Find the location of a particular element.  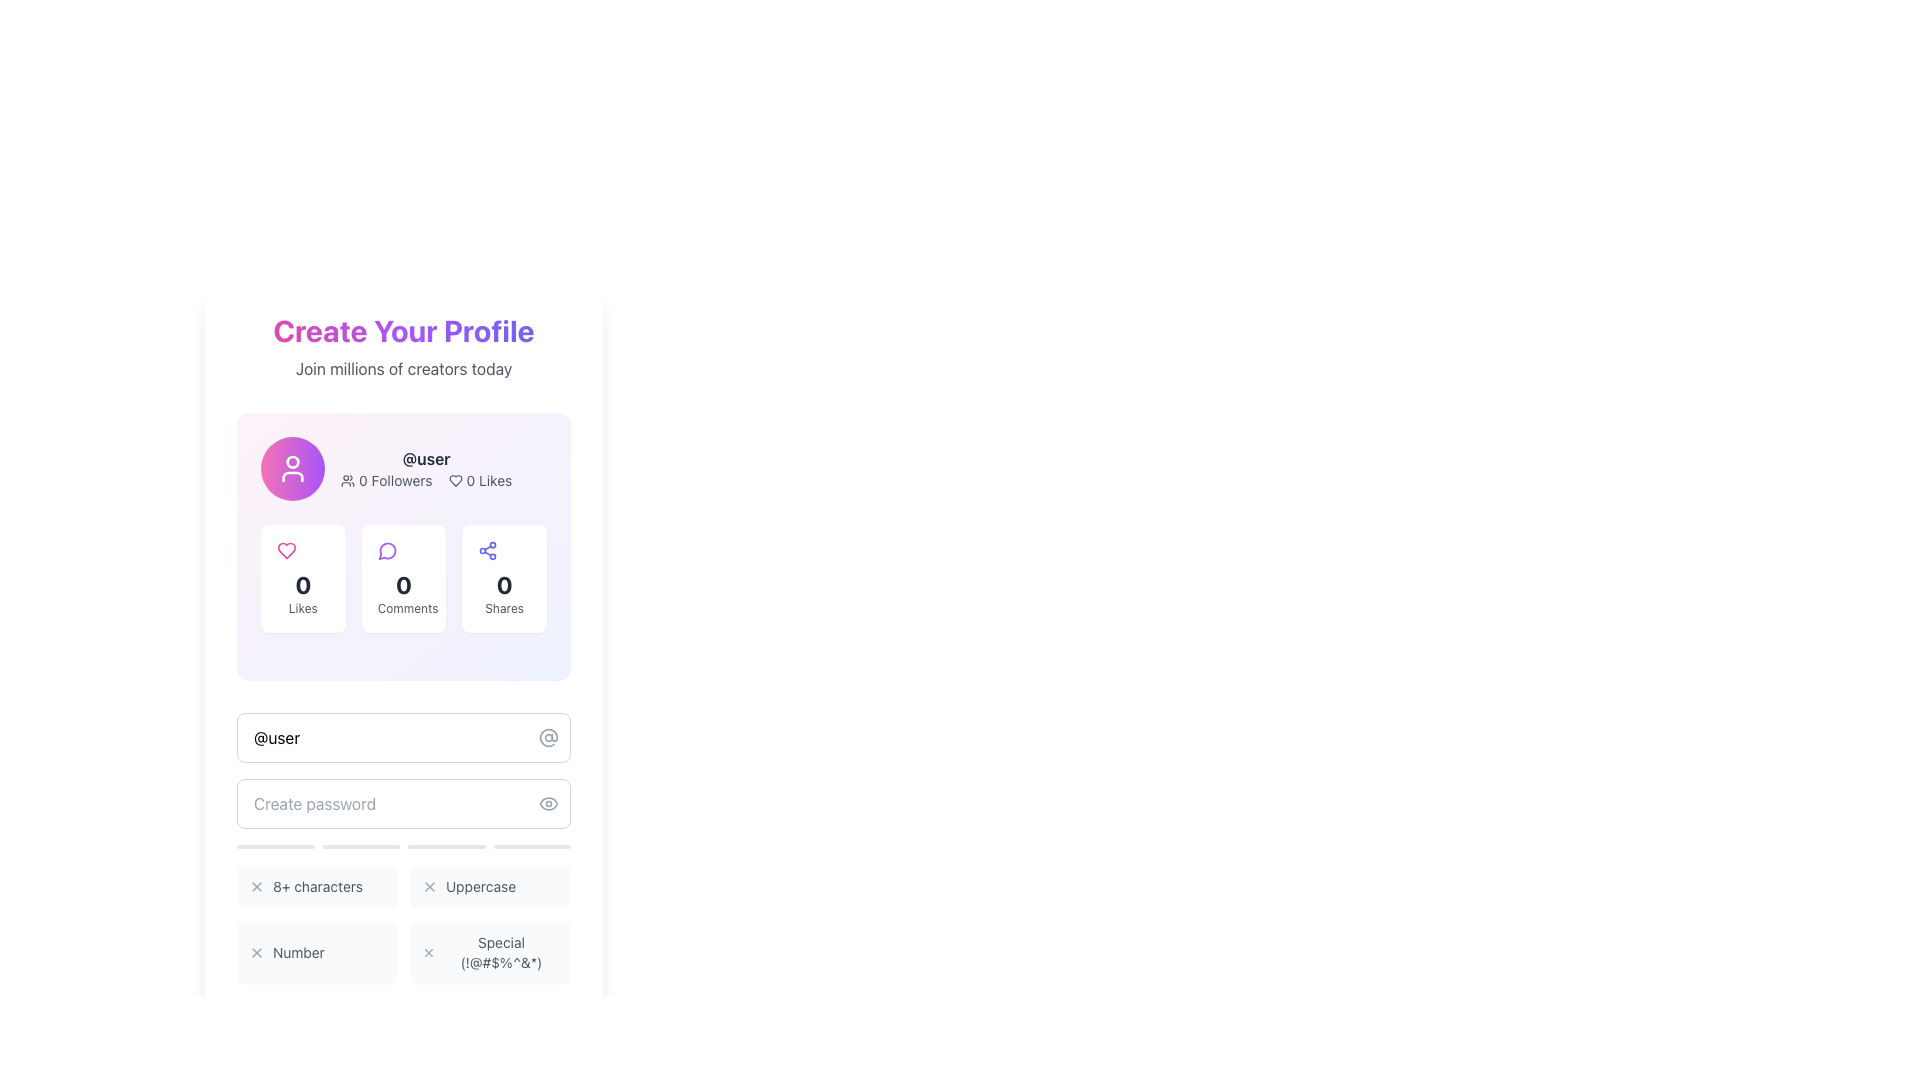

the Label with Icon that indicates the number of followers associated with the profile, which is located to the left of the '0 Likes' element below the username '@user' is located at coordinates (386, 481).